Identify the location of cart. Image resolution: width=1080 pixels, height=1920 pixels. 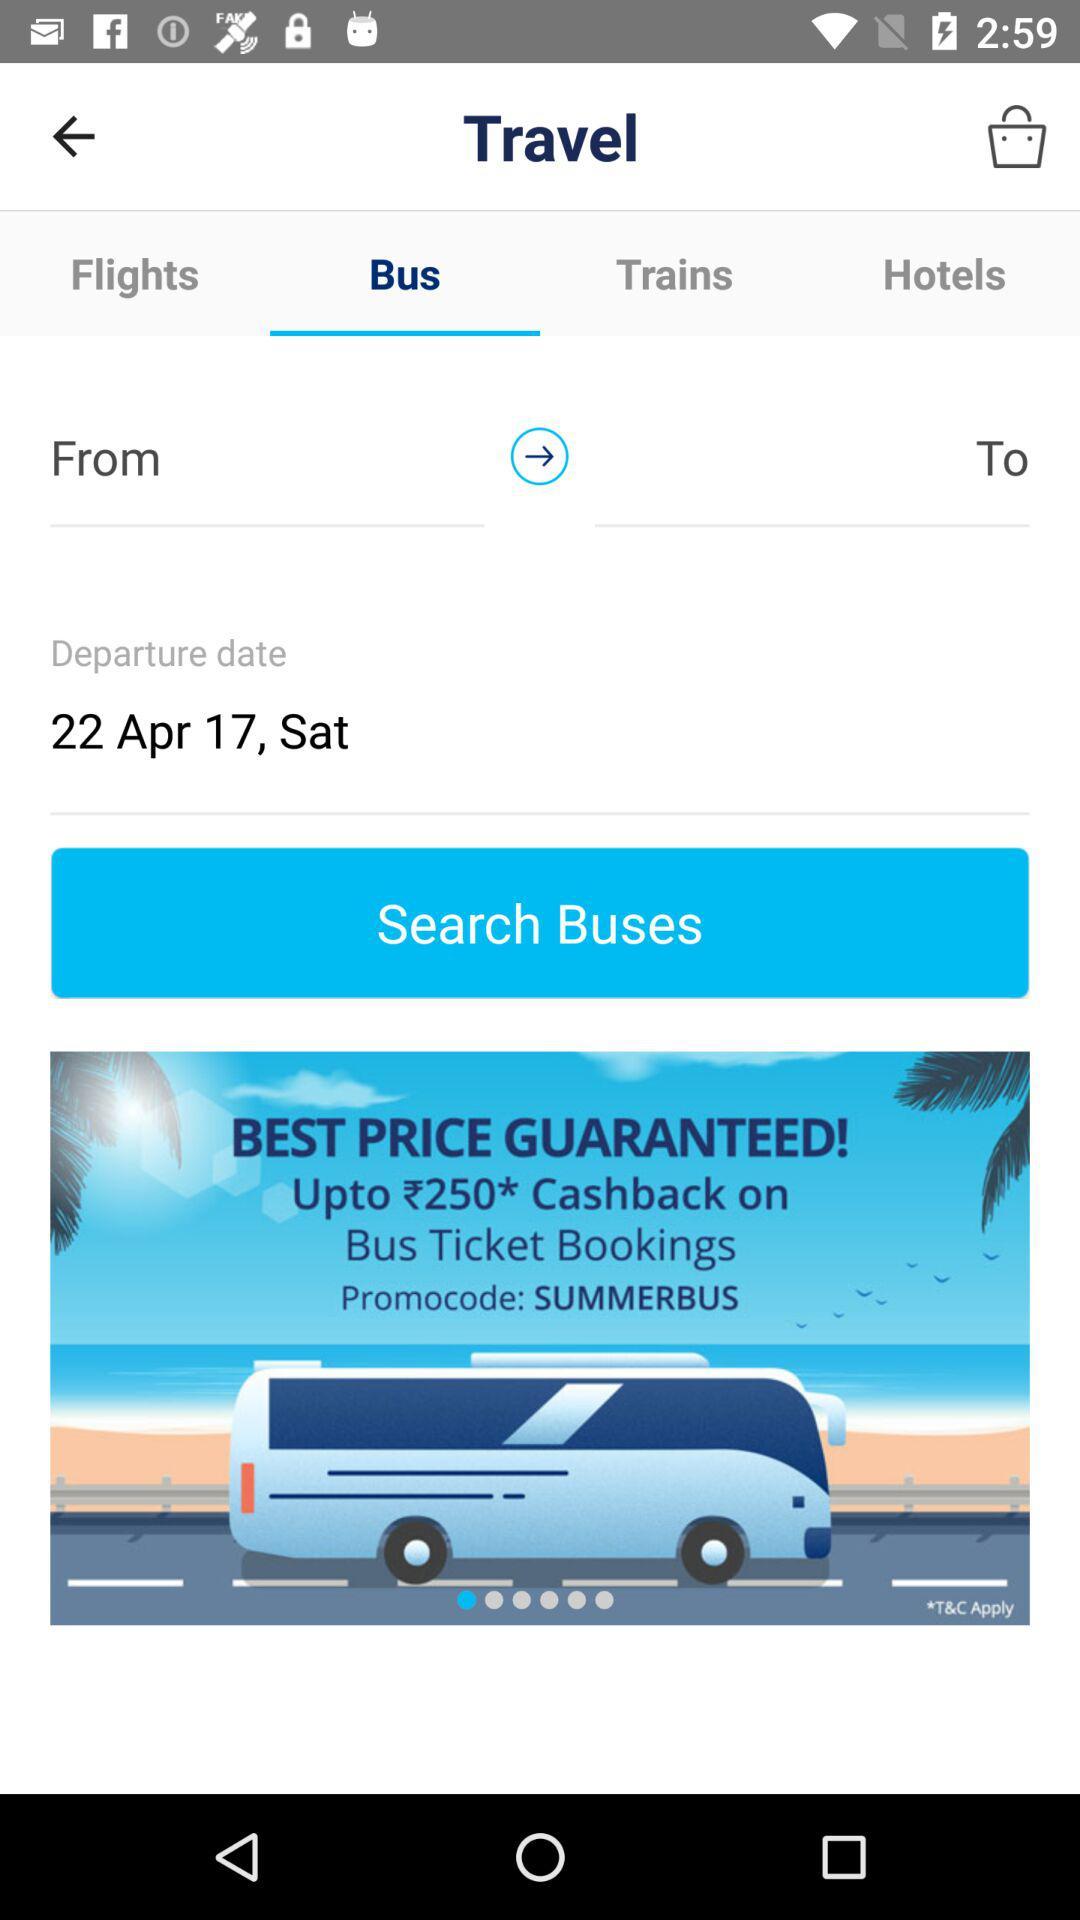
(1017, 135).